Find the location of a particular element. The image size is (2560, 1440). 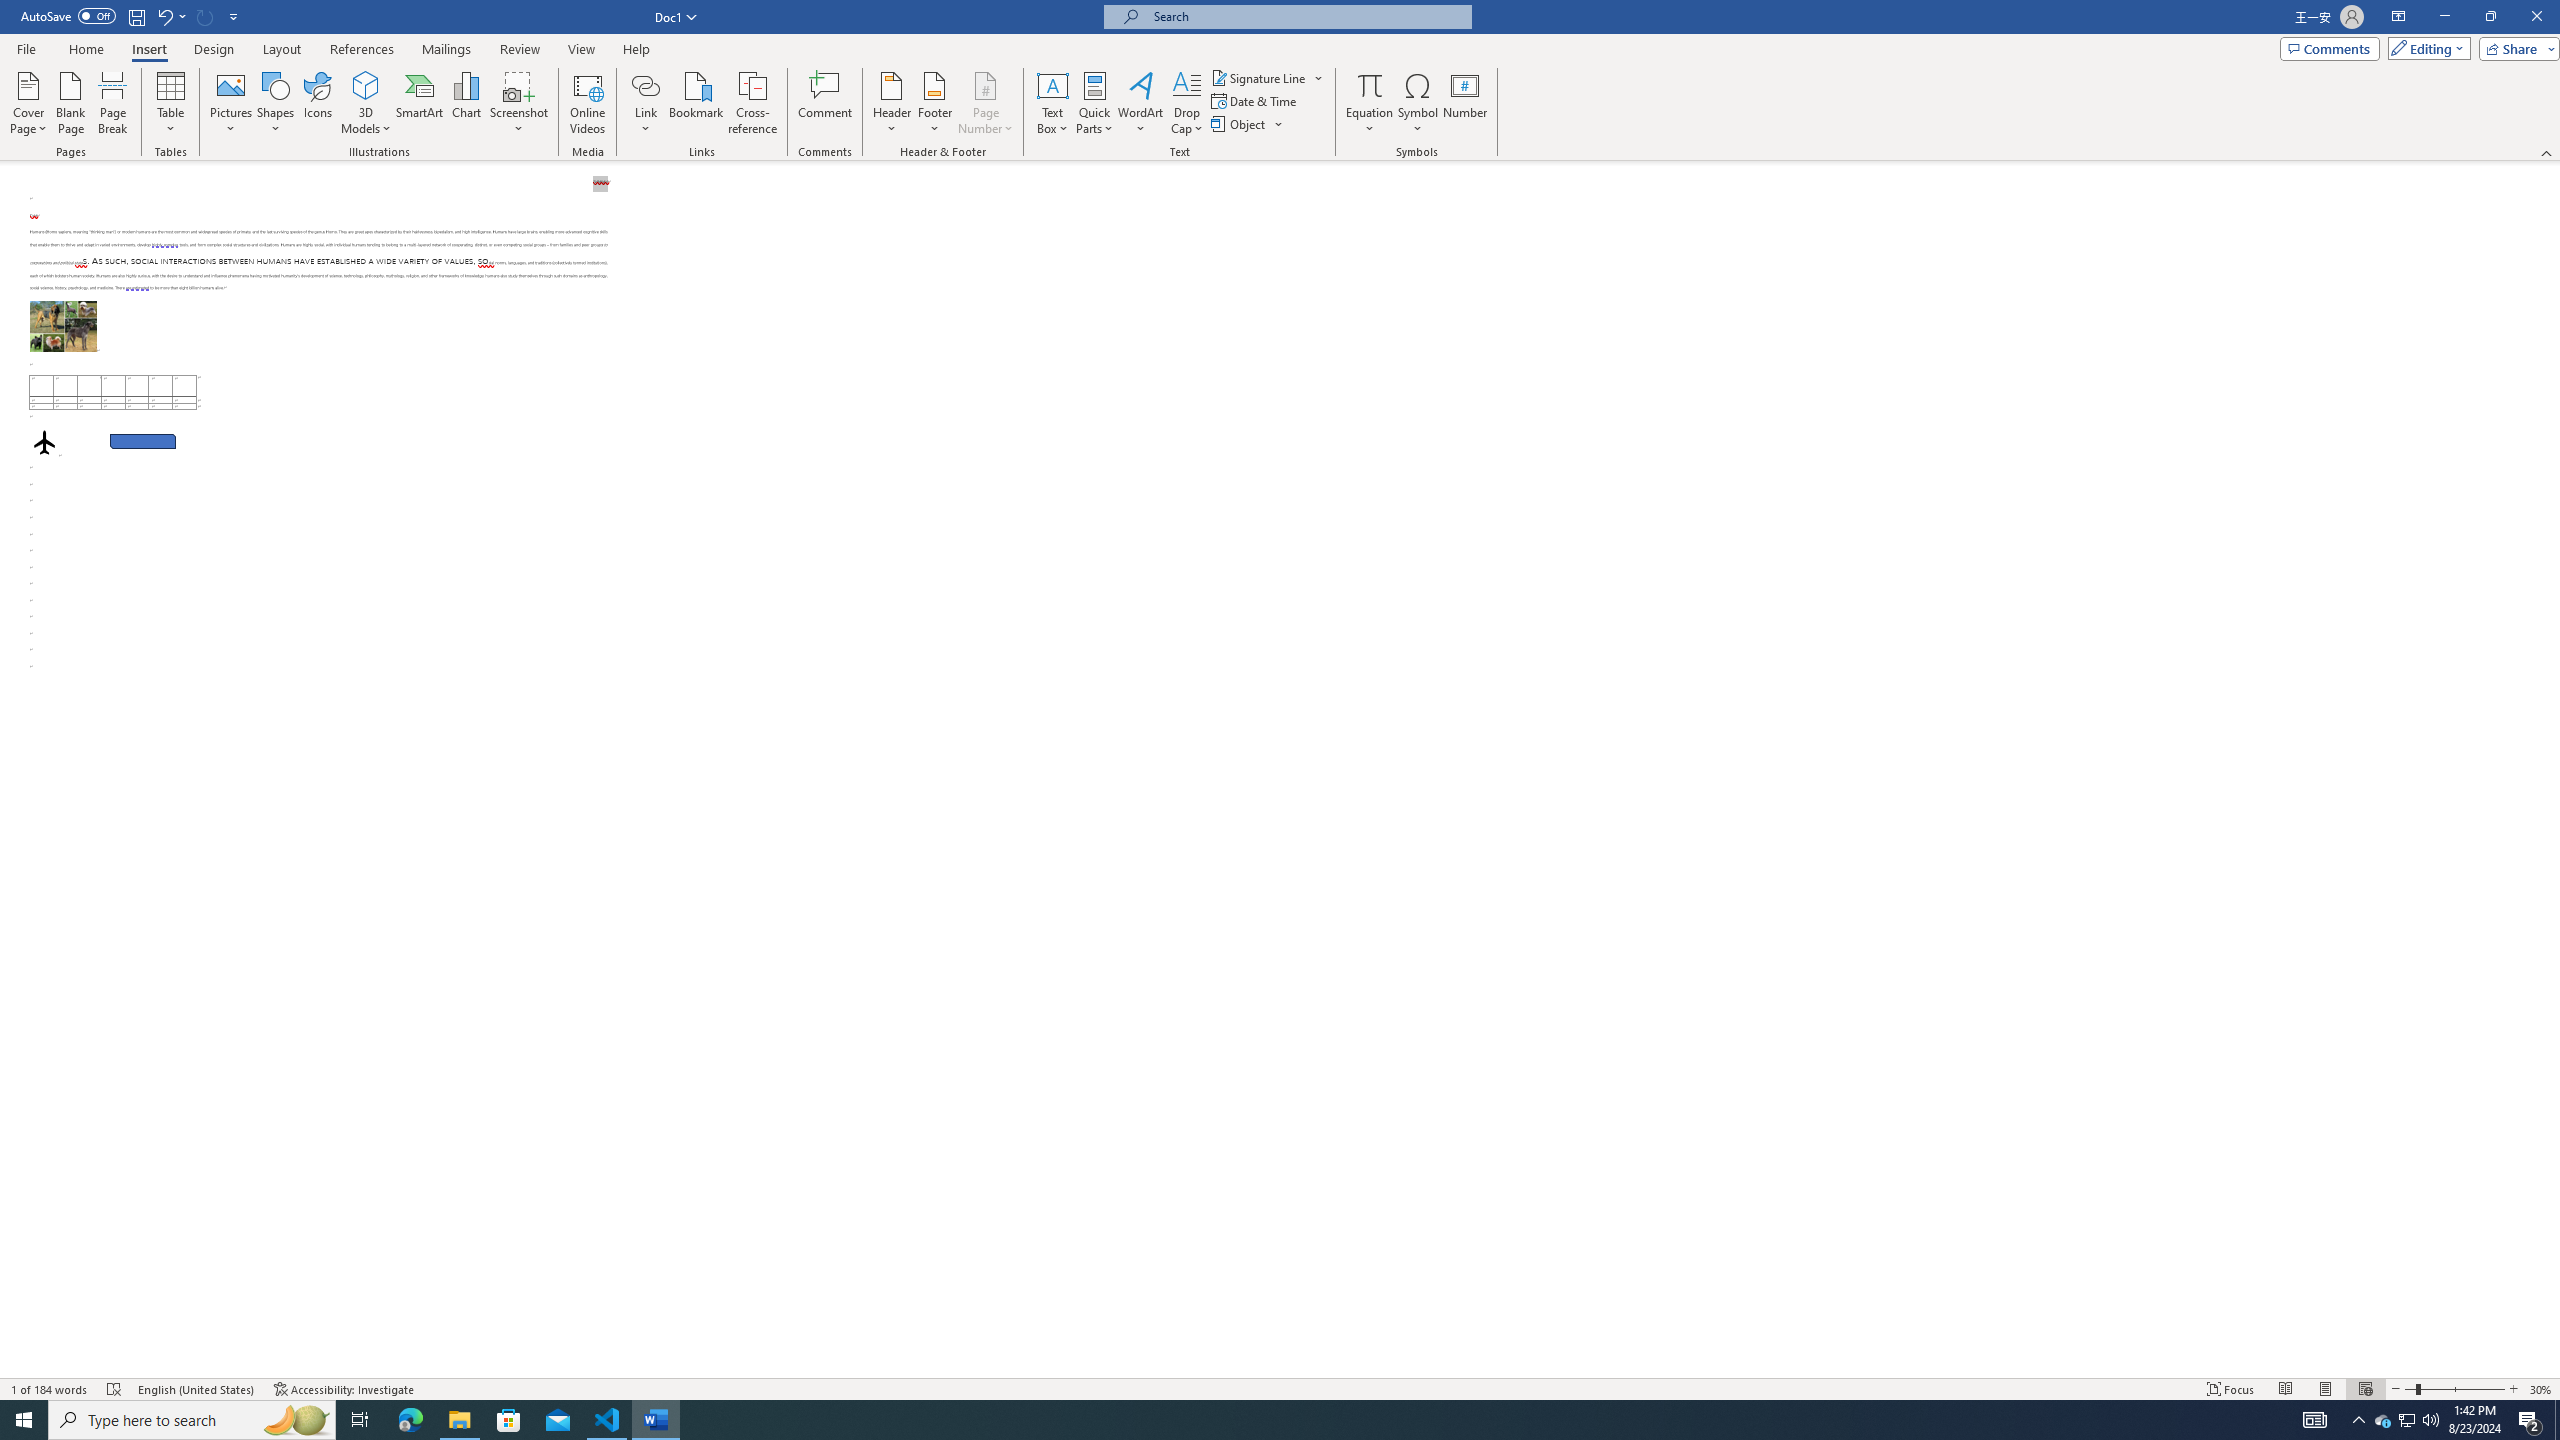

'3D Models' is located at coordinates (366, 84).